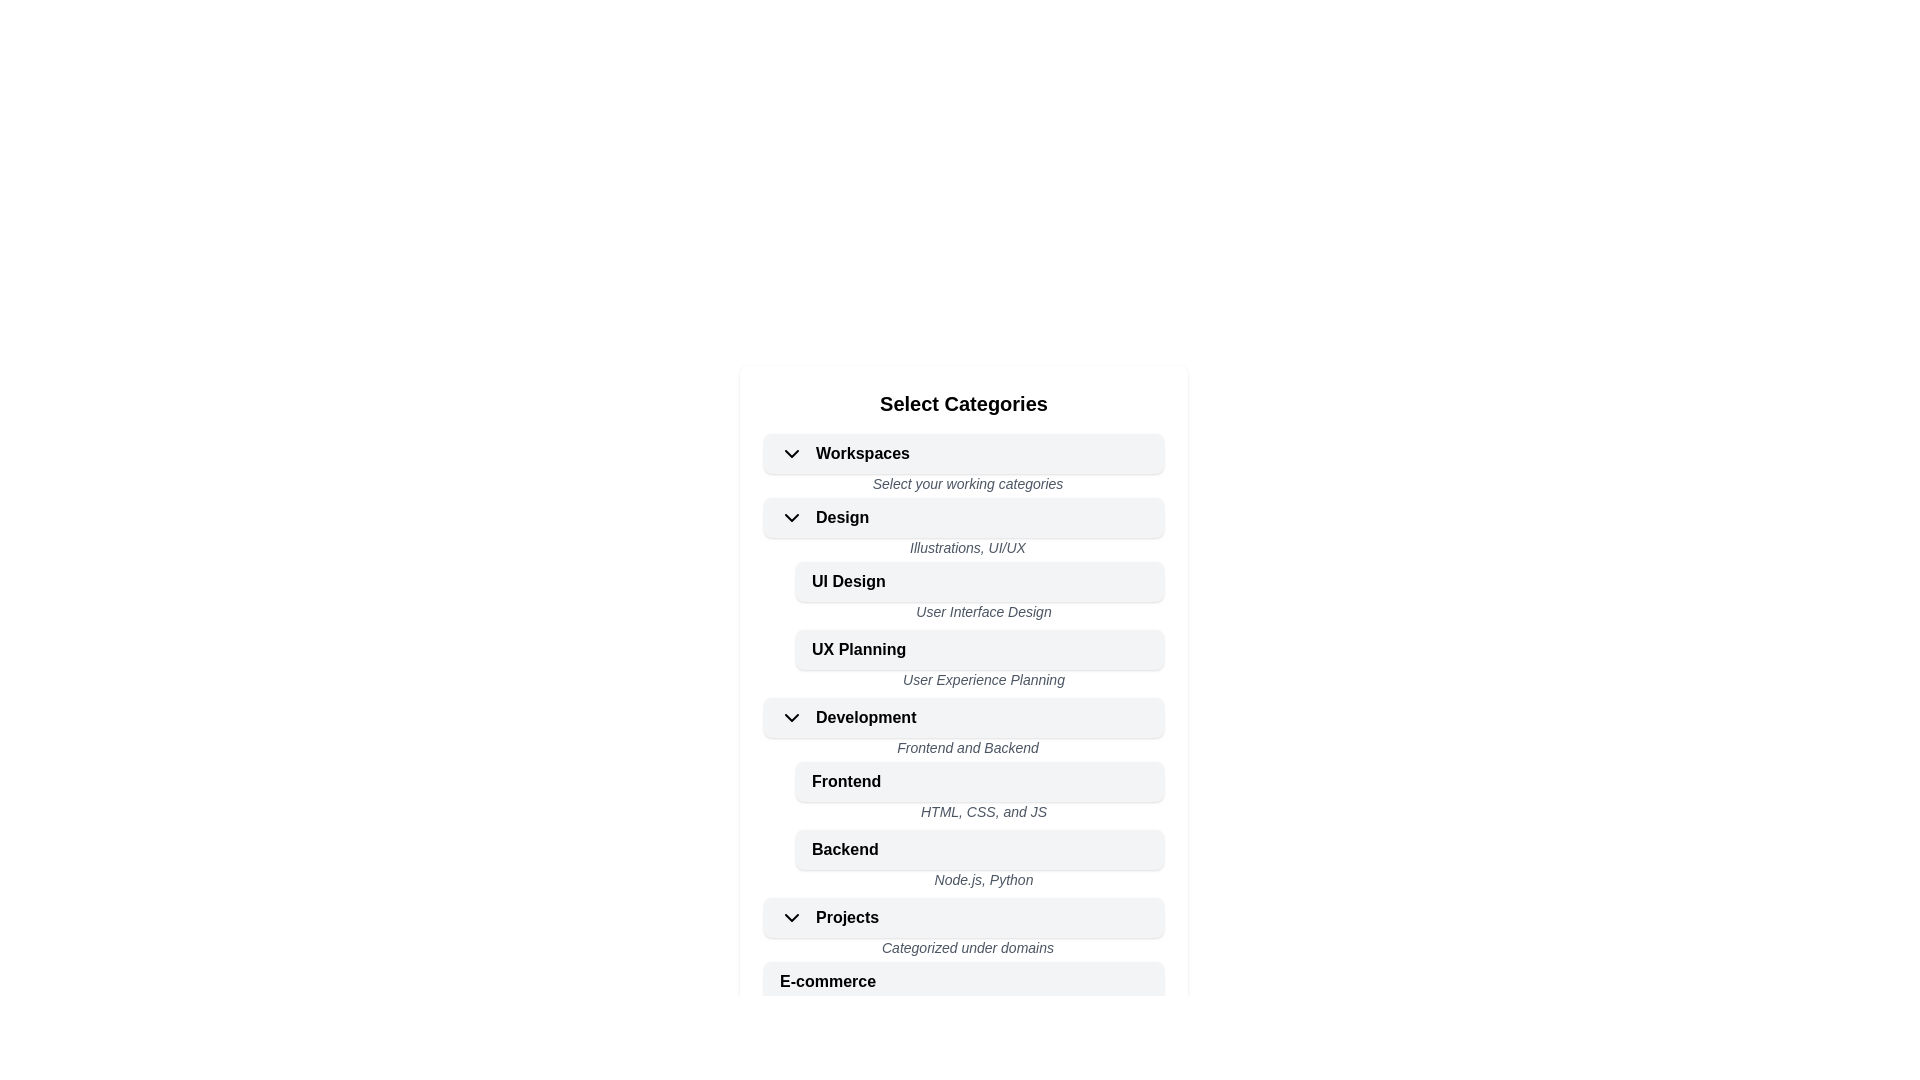 The height and width of the screenshot is (1080, 1920). What do you see at coordinates (848, 716) in the screenshot?
I see `the 'Development' text label with an expandable icon` at bounding box center [848, 716].